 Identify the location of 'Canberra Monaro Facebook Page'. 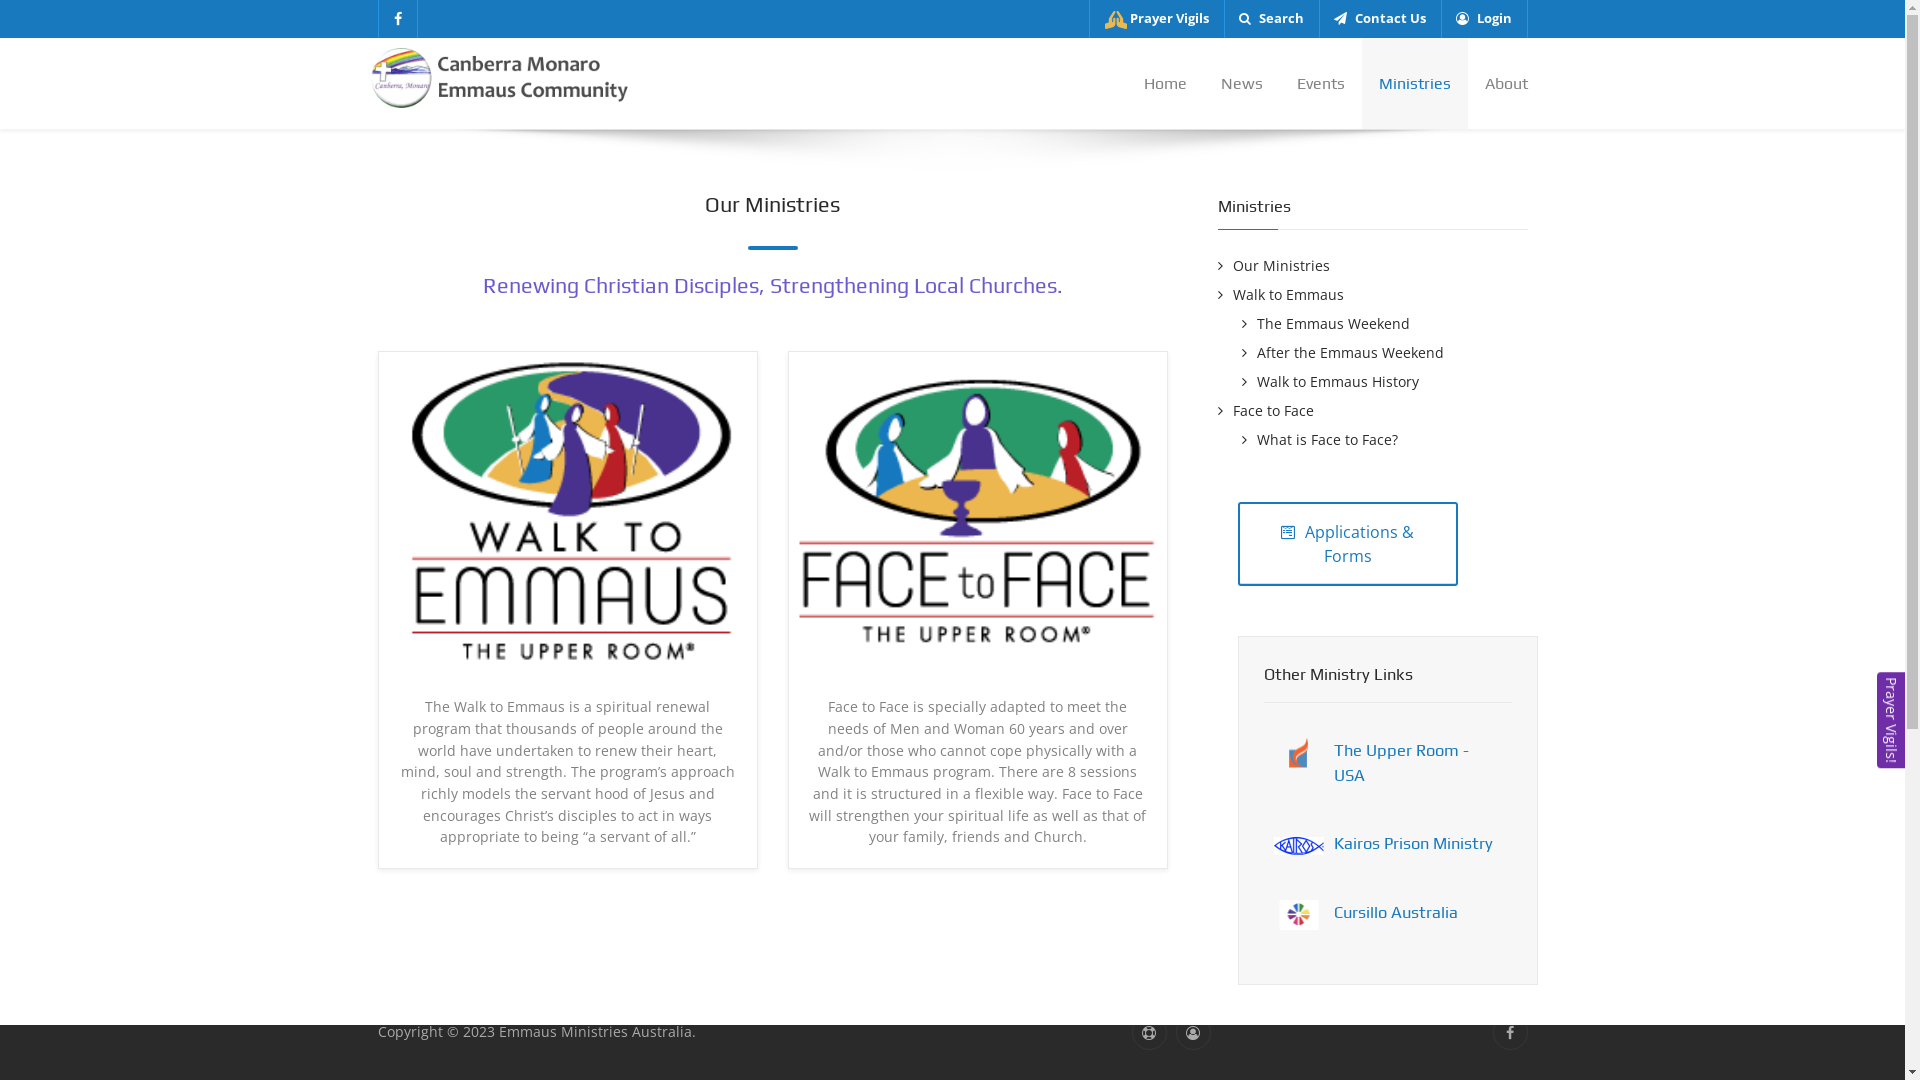
(398, 19).